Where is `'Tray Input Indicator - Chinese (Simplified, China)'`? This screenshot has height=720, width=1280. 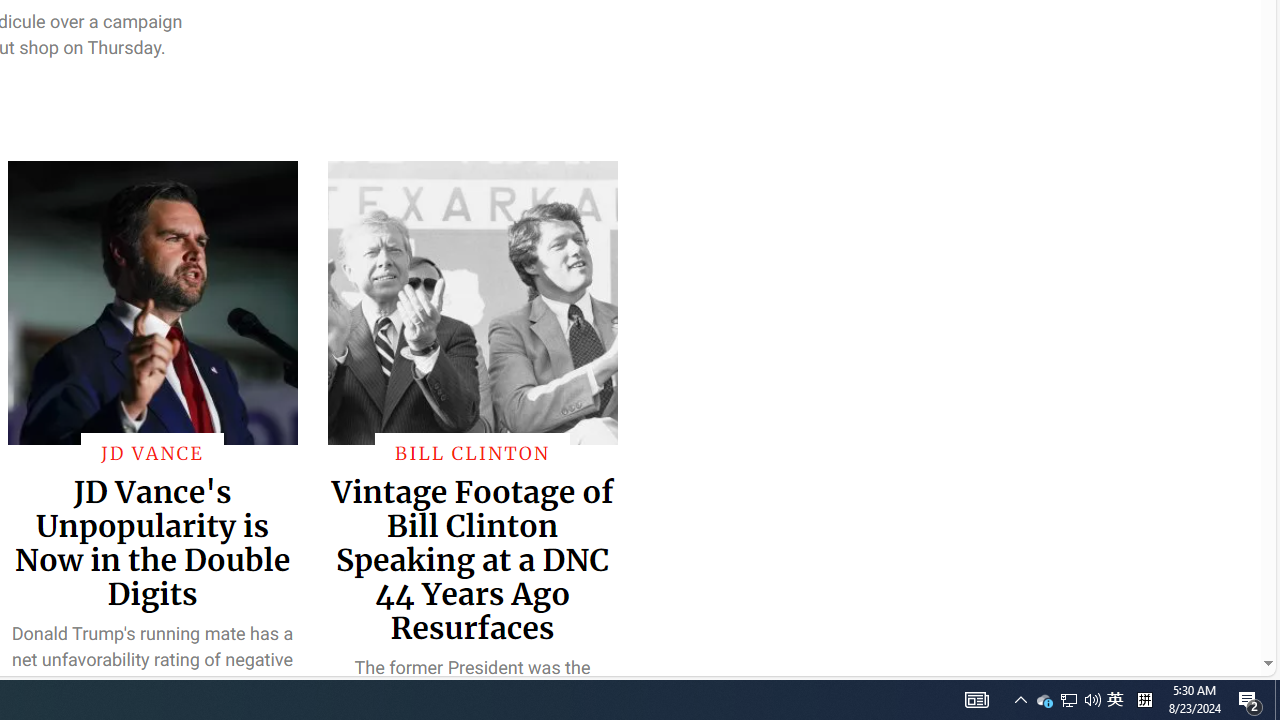
'Tray Input Indicator - Chinese (Simplified, China)' is located at coordinates (1144, 698).